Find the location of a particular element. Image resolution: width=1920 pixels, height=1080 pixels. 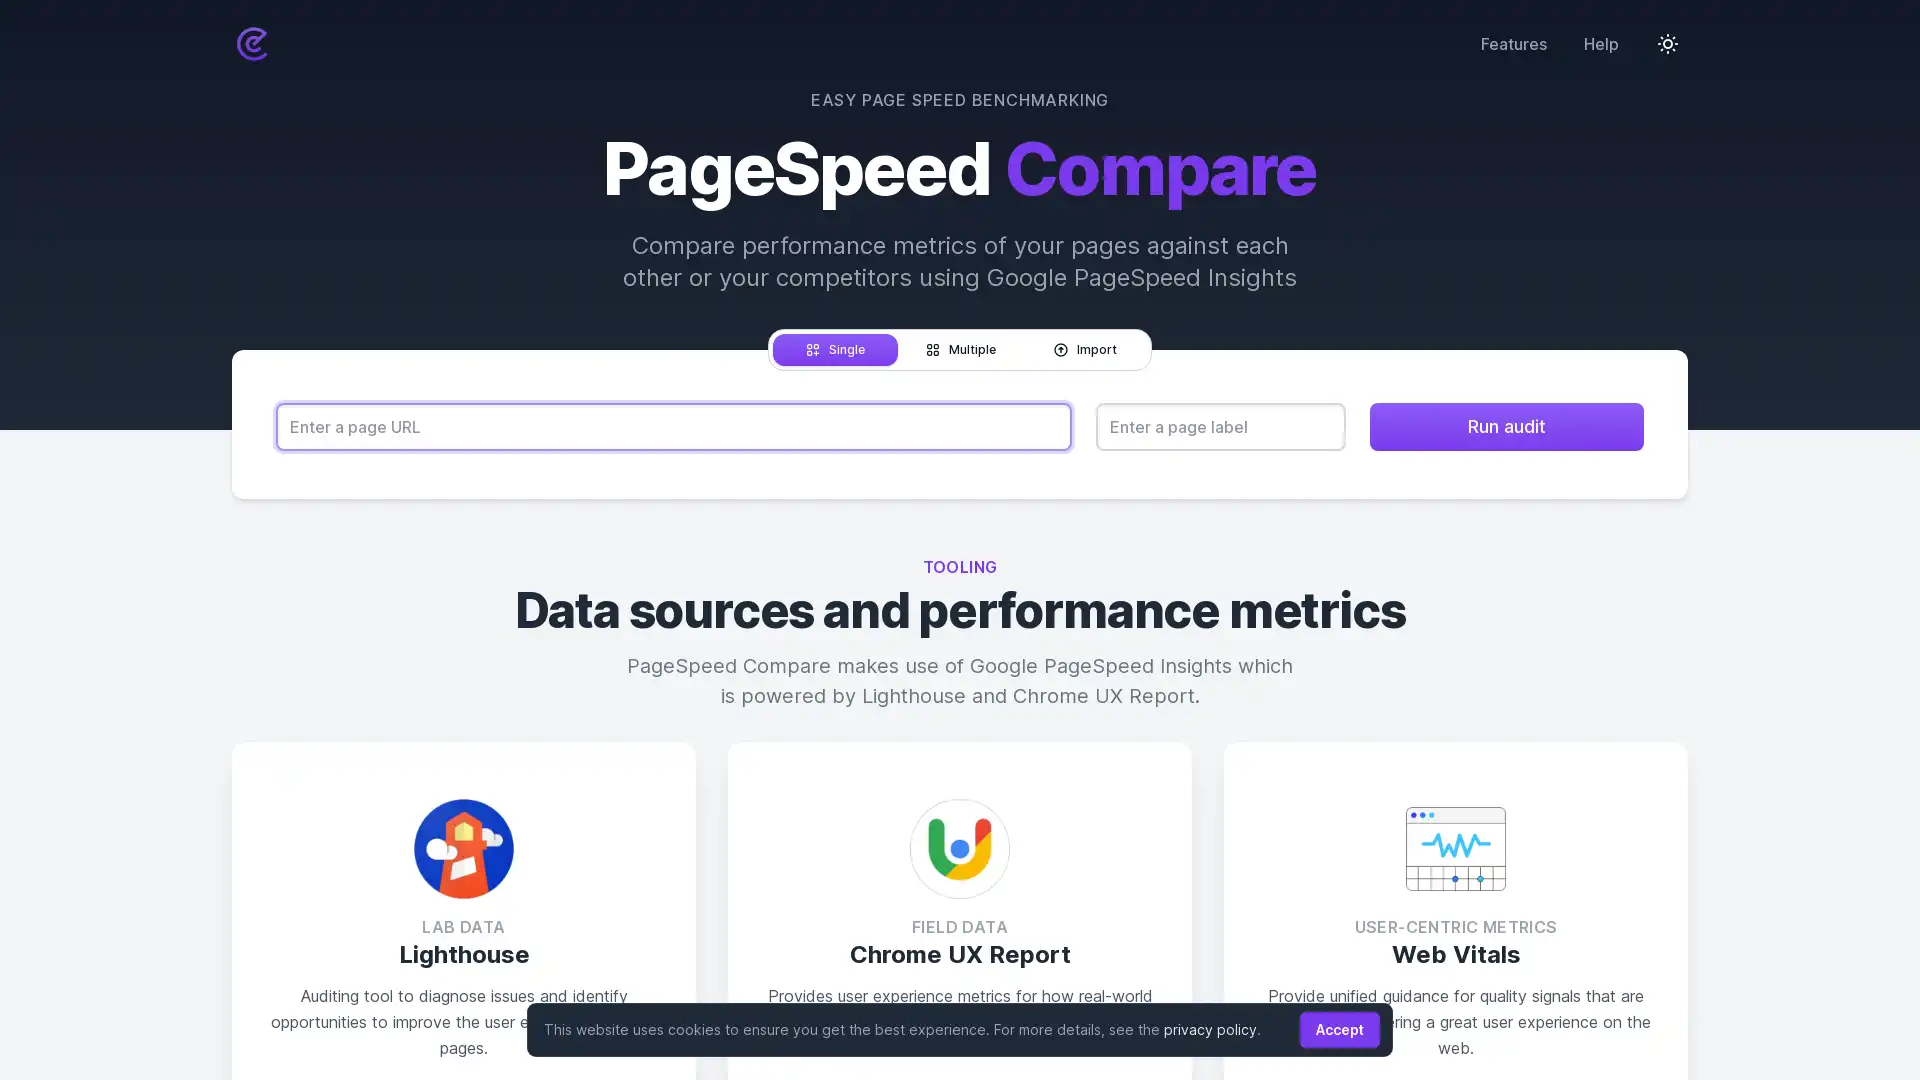

Accept is located at coordinates (1339, 1029).